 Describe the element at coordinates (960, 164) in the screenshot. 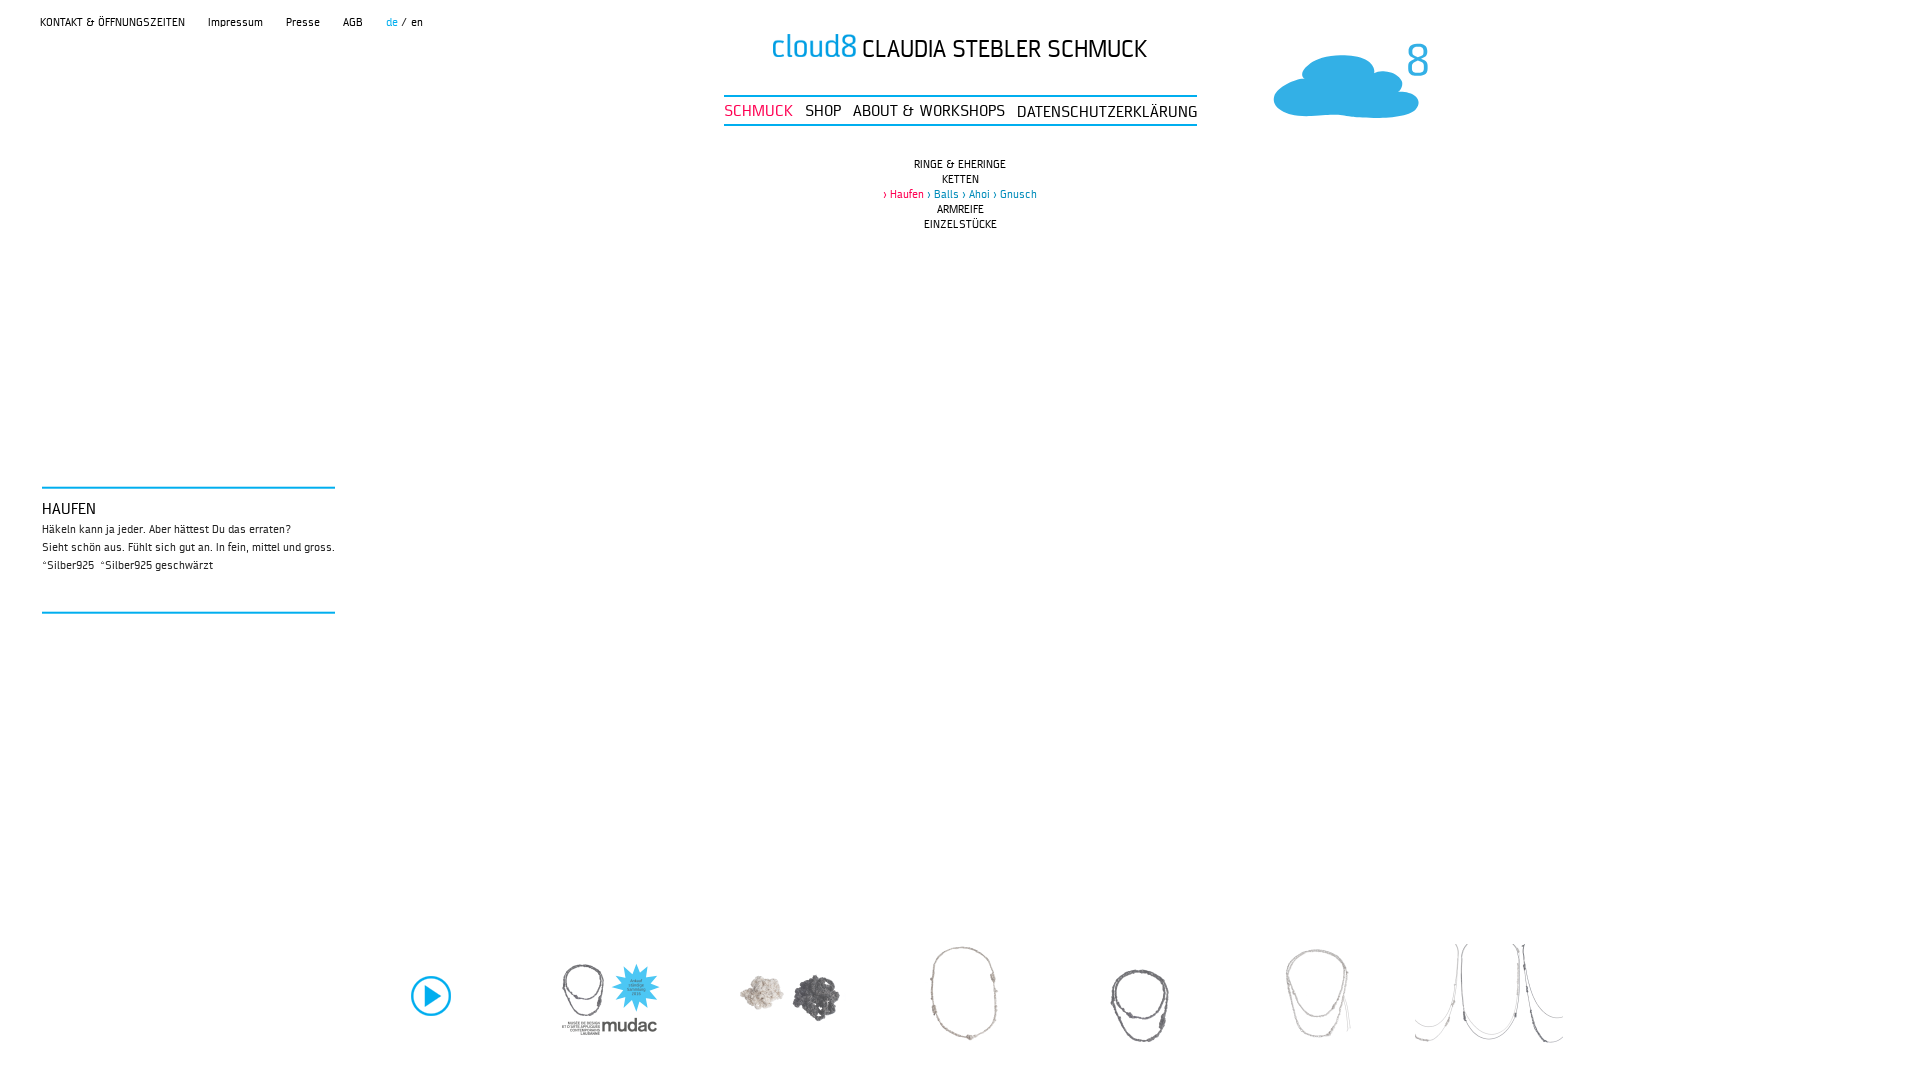

I see `'RINGE & EHERINGE'` at that location.